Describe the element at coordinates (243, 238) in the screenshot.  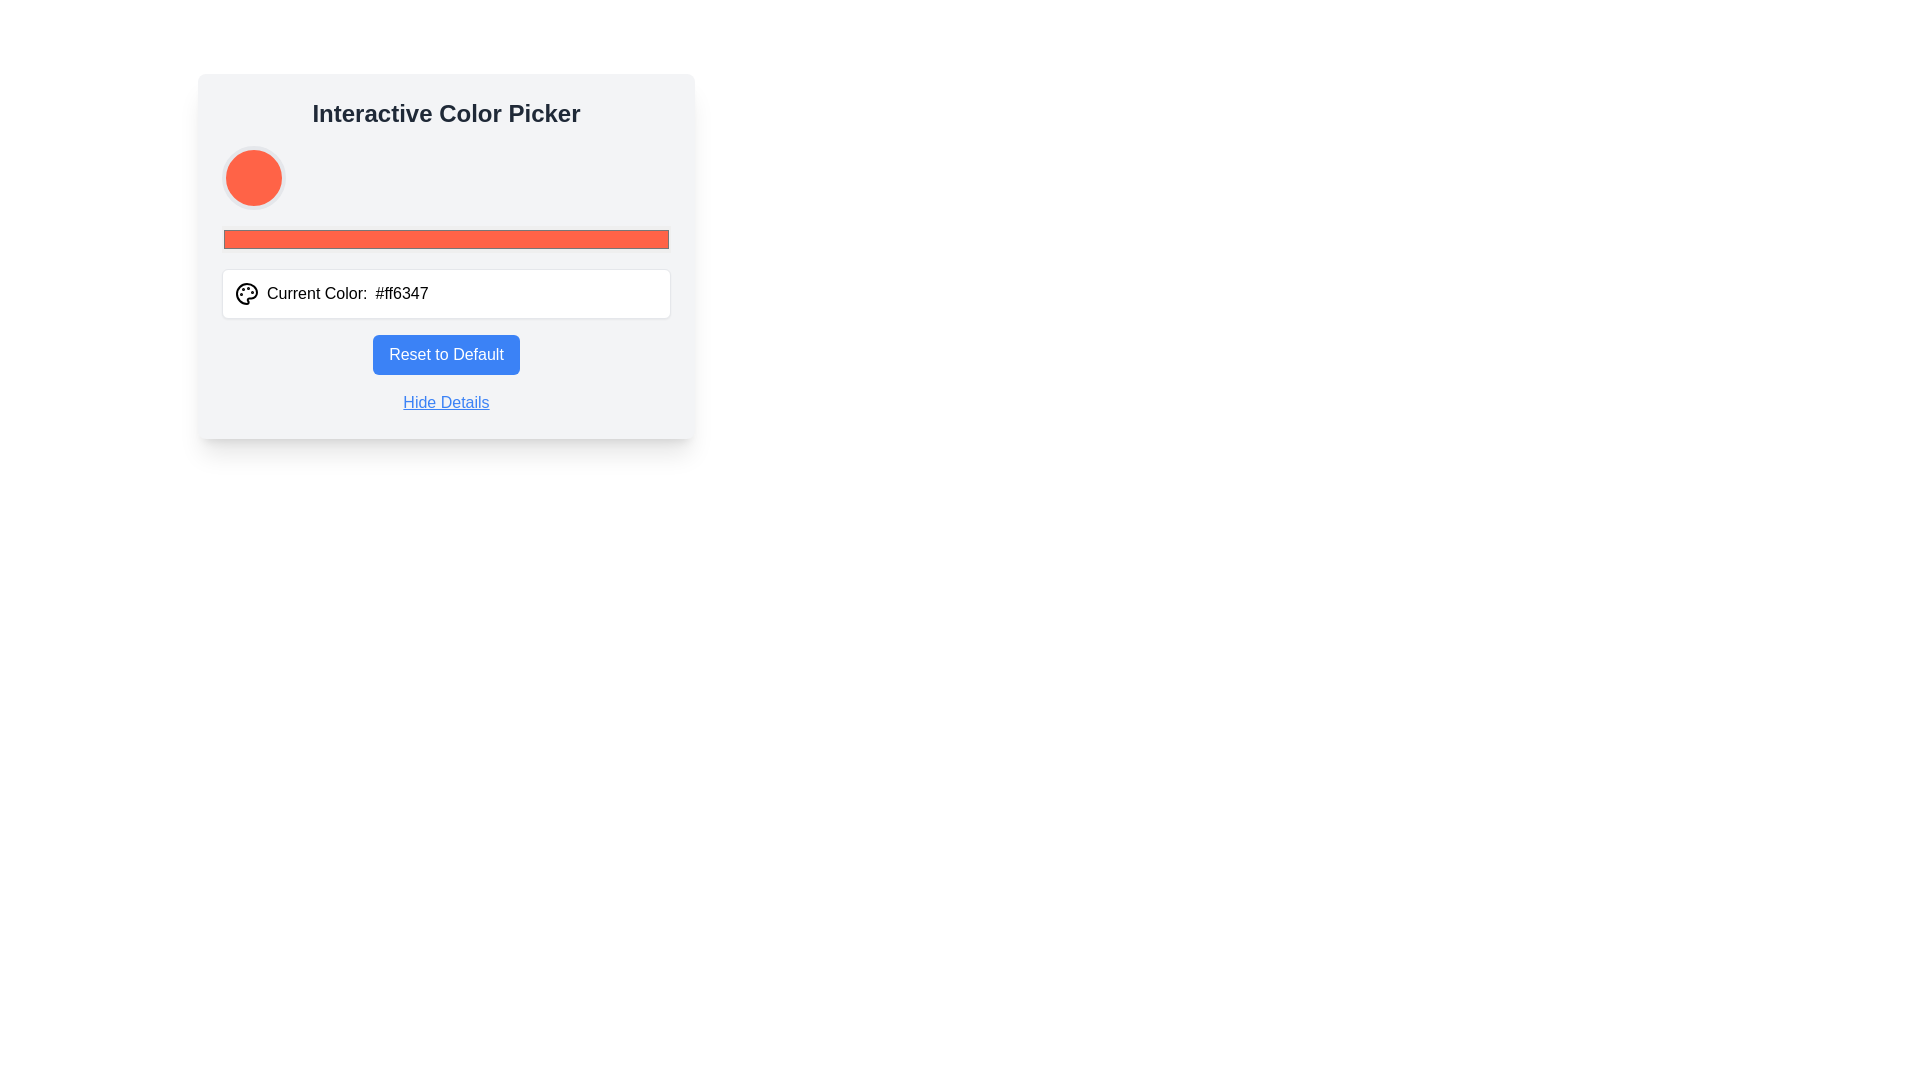
I see `the slider value` at that location.